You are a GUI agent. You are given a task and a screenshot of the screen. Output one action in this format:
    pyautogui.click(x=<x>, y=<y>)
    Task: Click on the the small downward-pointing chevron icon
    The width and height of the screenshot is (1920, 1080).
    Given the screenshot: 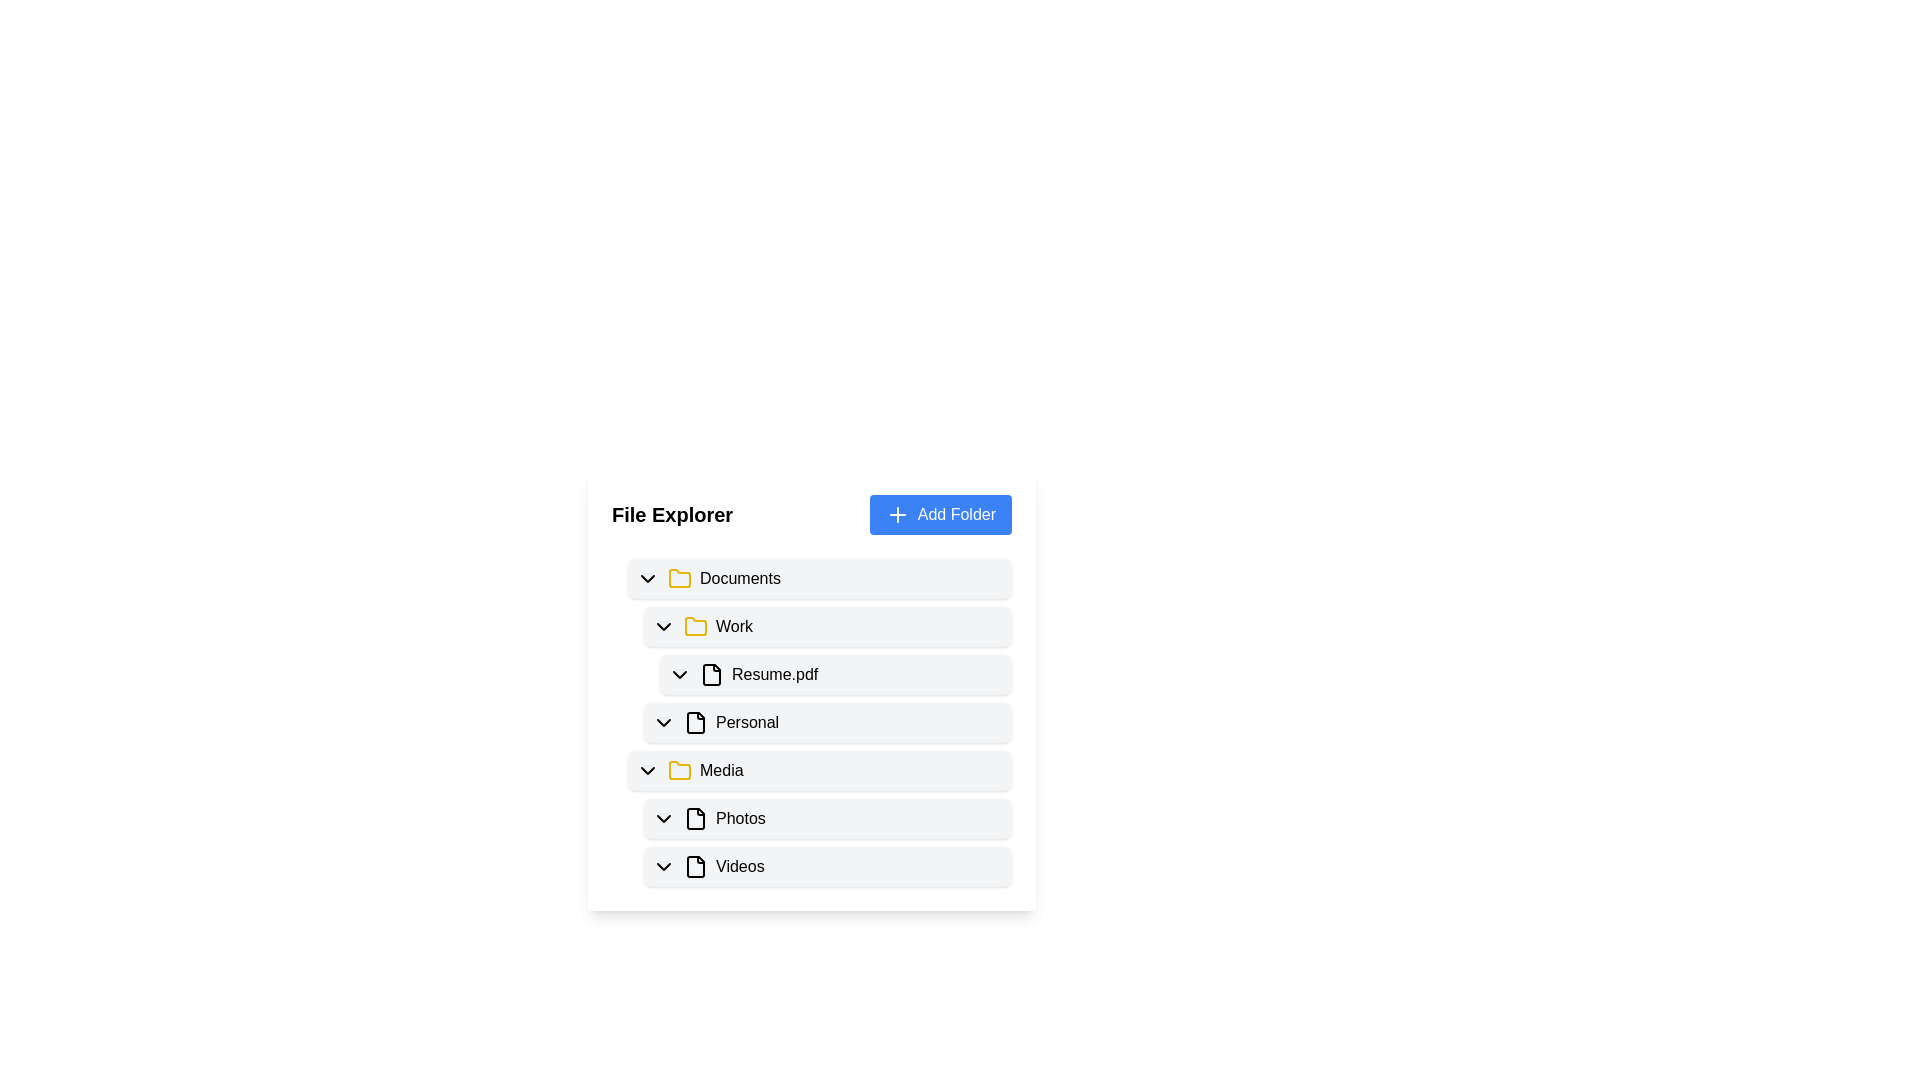 What is the action you would take?
    pyautogui.click(x=663, y=866)
    